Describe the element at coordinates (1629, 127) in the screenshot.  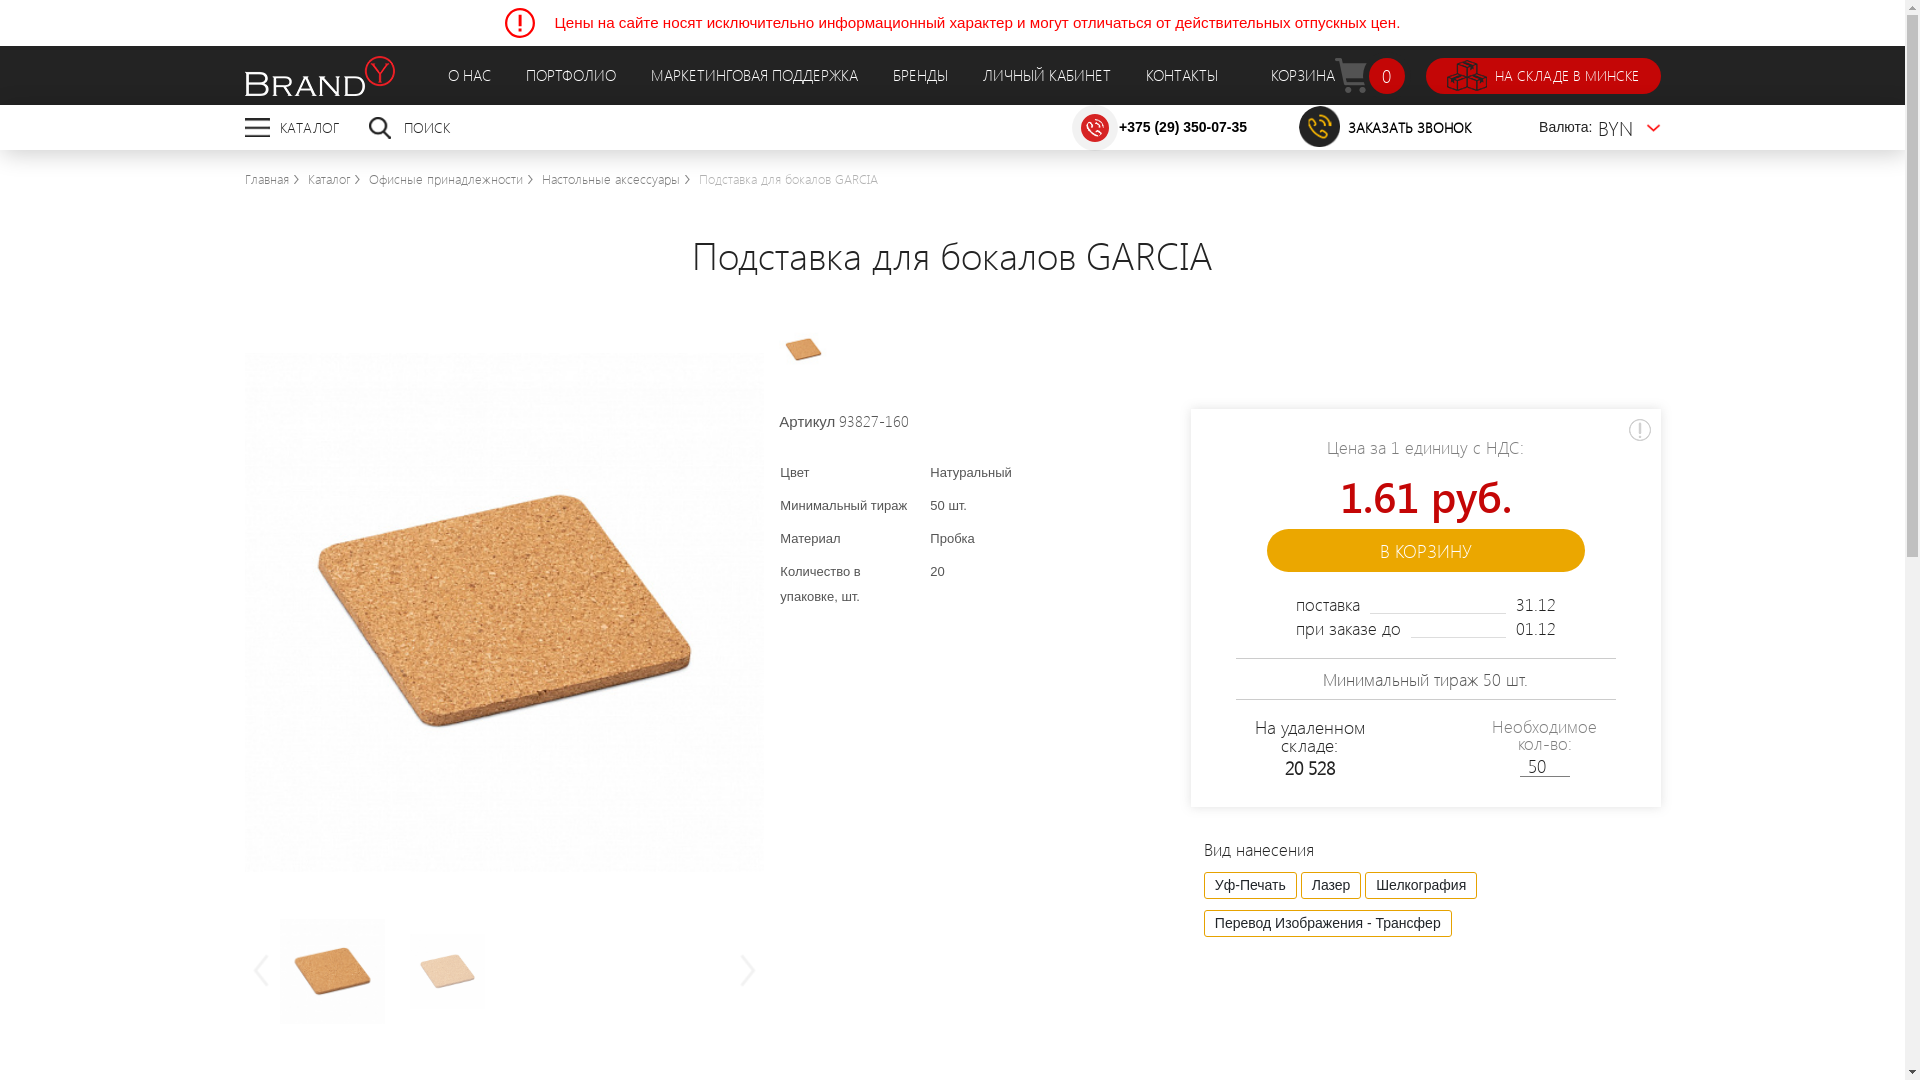
I see `'BYN'` at that location.